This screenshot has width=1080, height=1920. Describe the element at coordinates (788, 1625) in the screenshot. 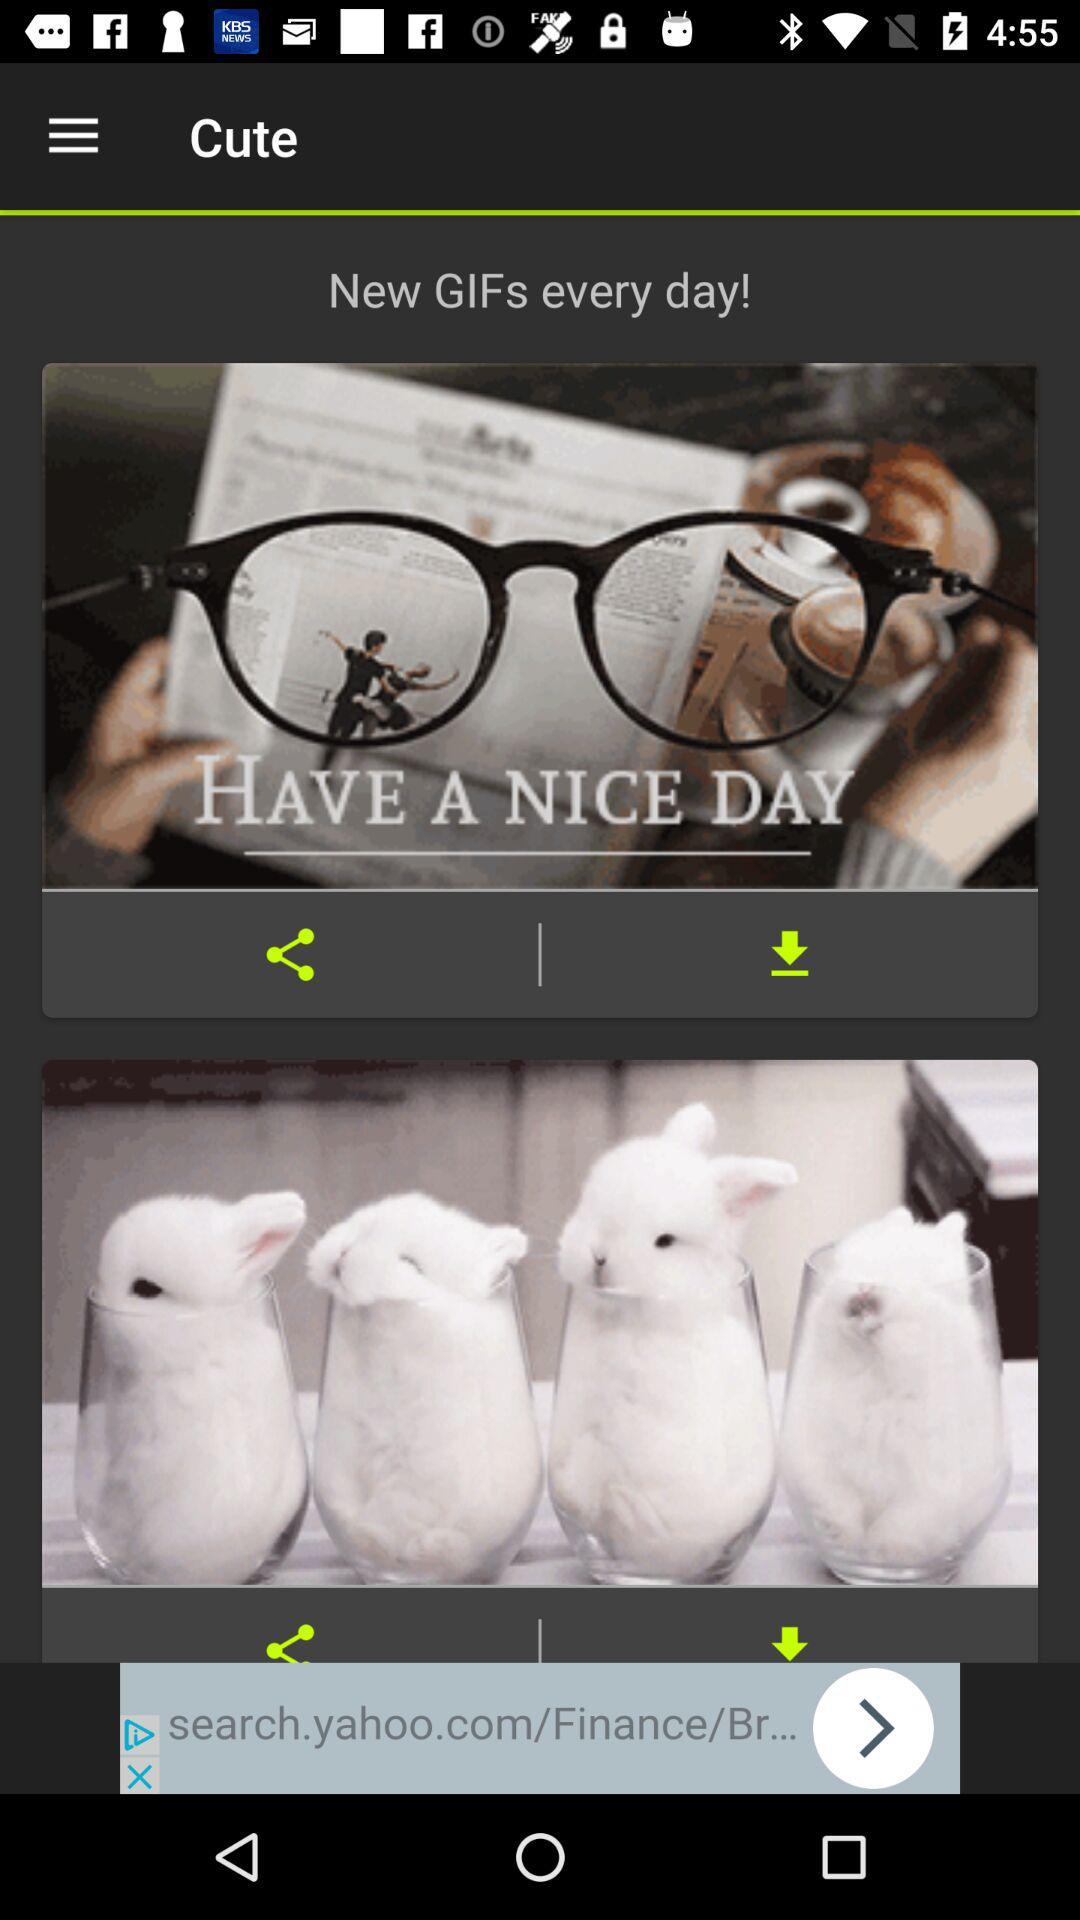

I see `go down` at that location.